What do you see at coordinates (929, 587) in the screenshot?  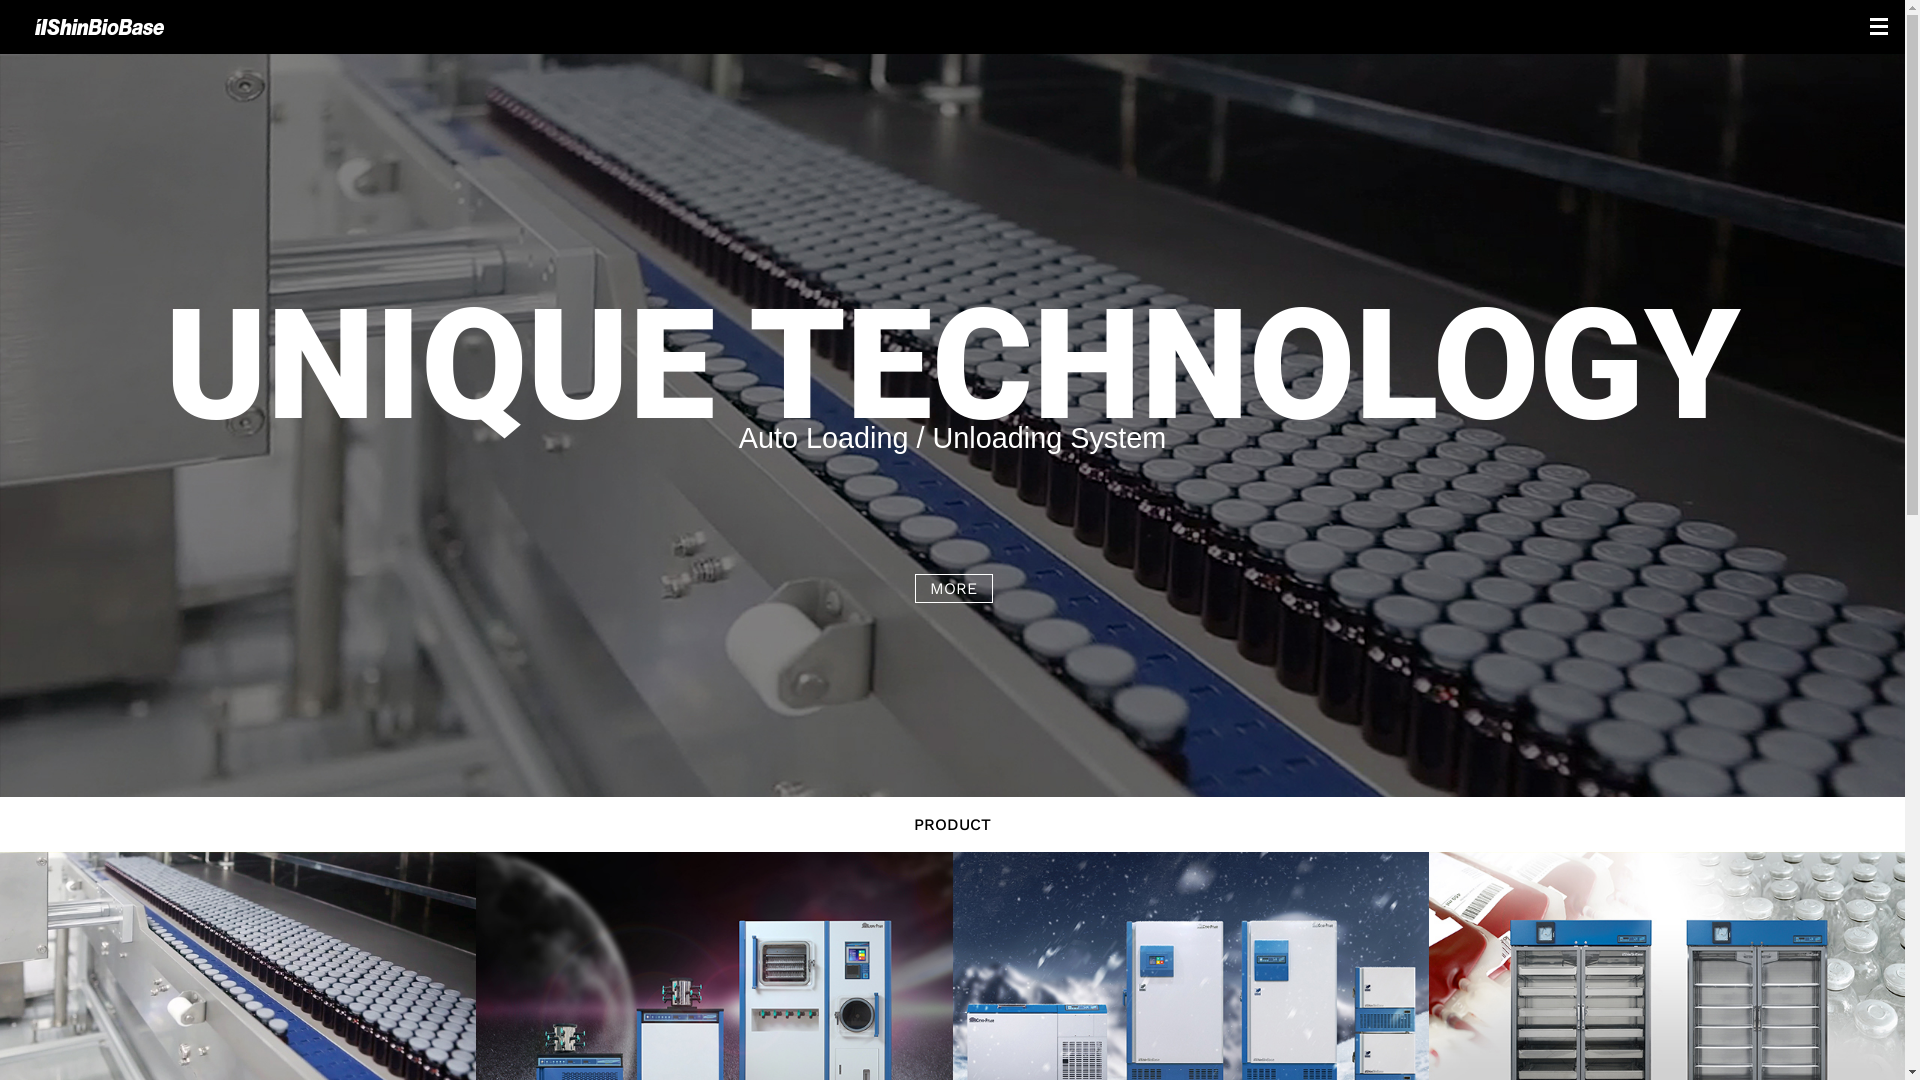 I see `'MORE'` at bounding box center [929, 587].